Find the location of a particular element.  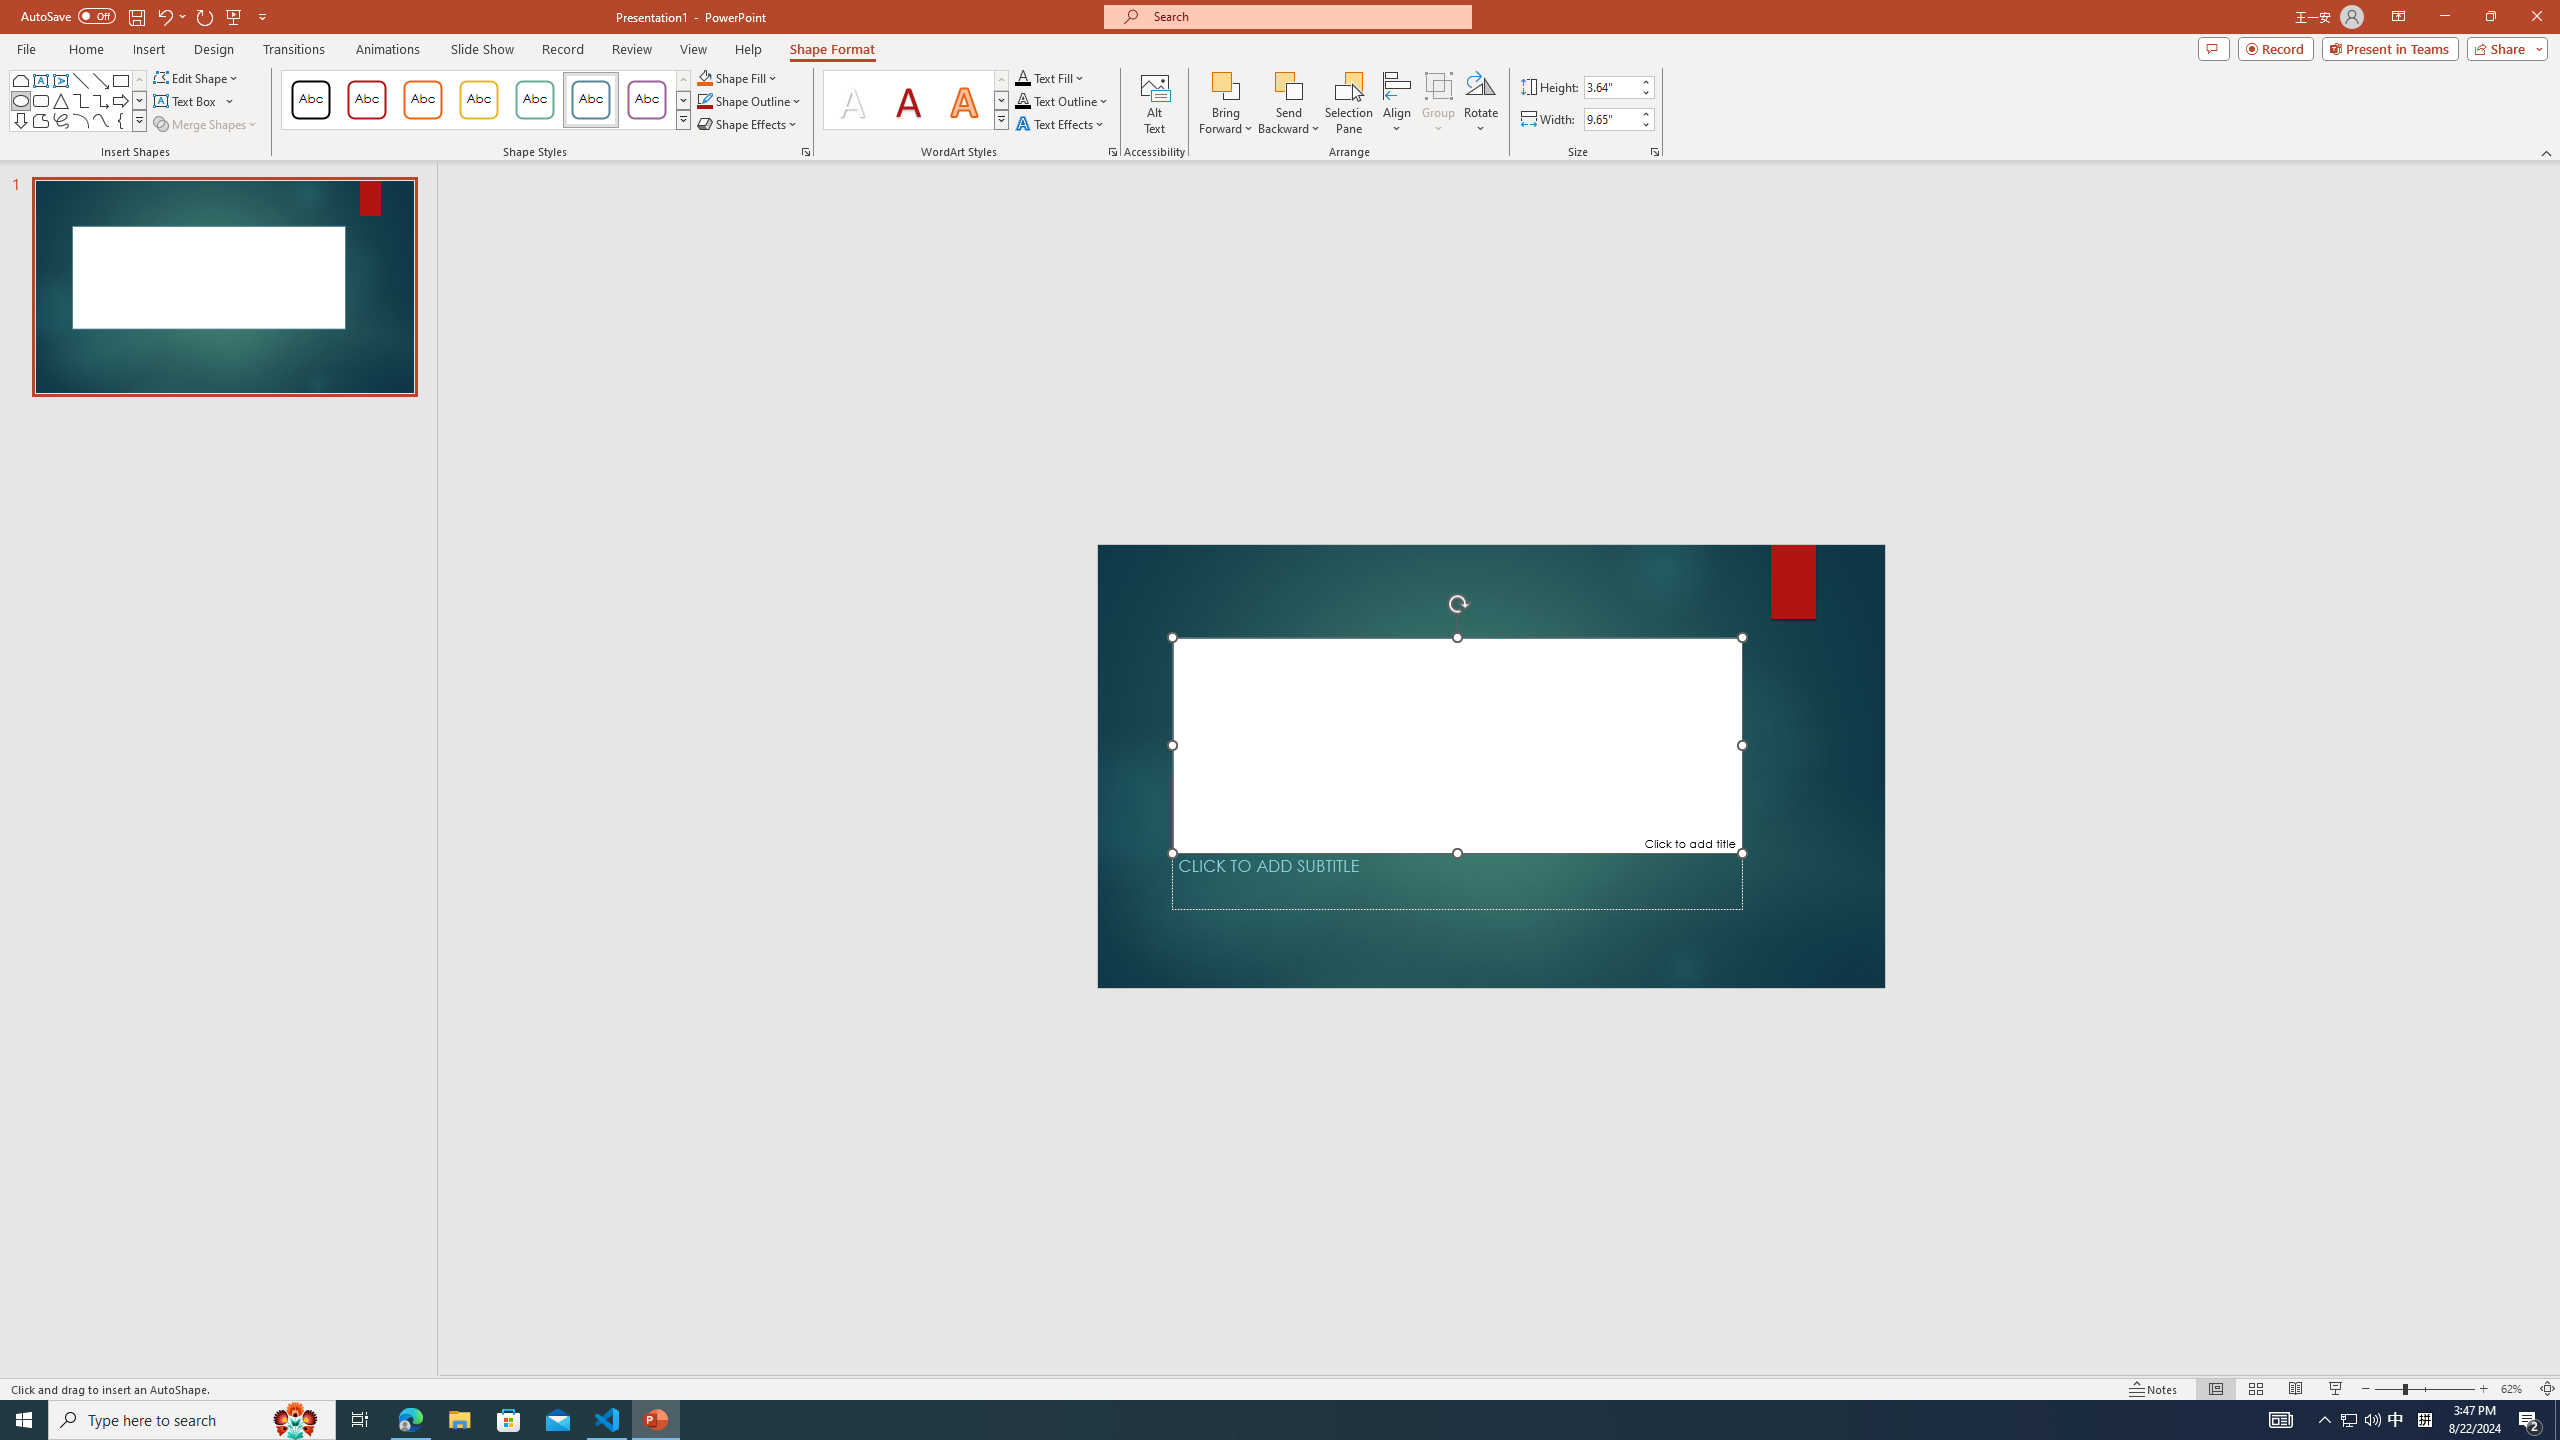

'Text Outline RGB(0, 0, 0)' is located at coordinates (1022, 99).